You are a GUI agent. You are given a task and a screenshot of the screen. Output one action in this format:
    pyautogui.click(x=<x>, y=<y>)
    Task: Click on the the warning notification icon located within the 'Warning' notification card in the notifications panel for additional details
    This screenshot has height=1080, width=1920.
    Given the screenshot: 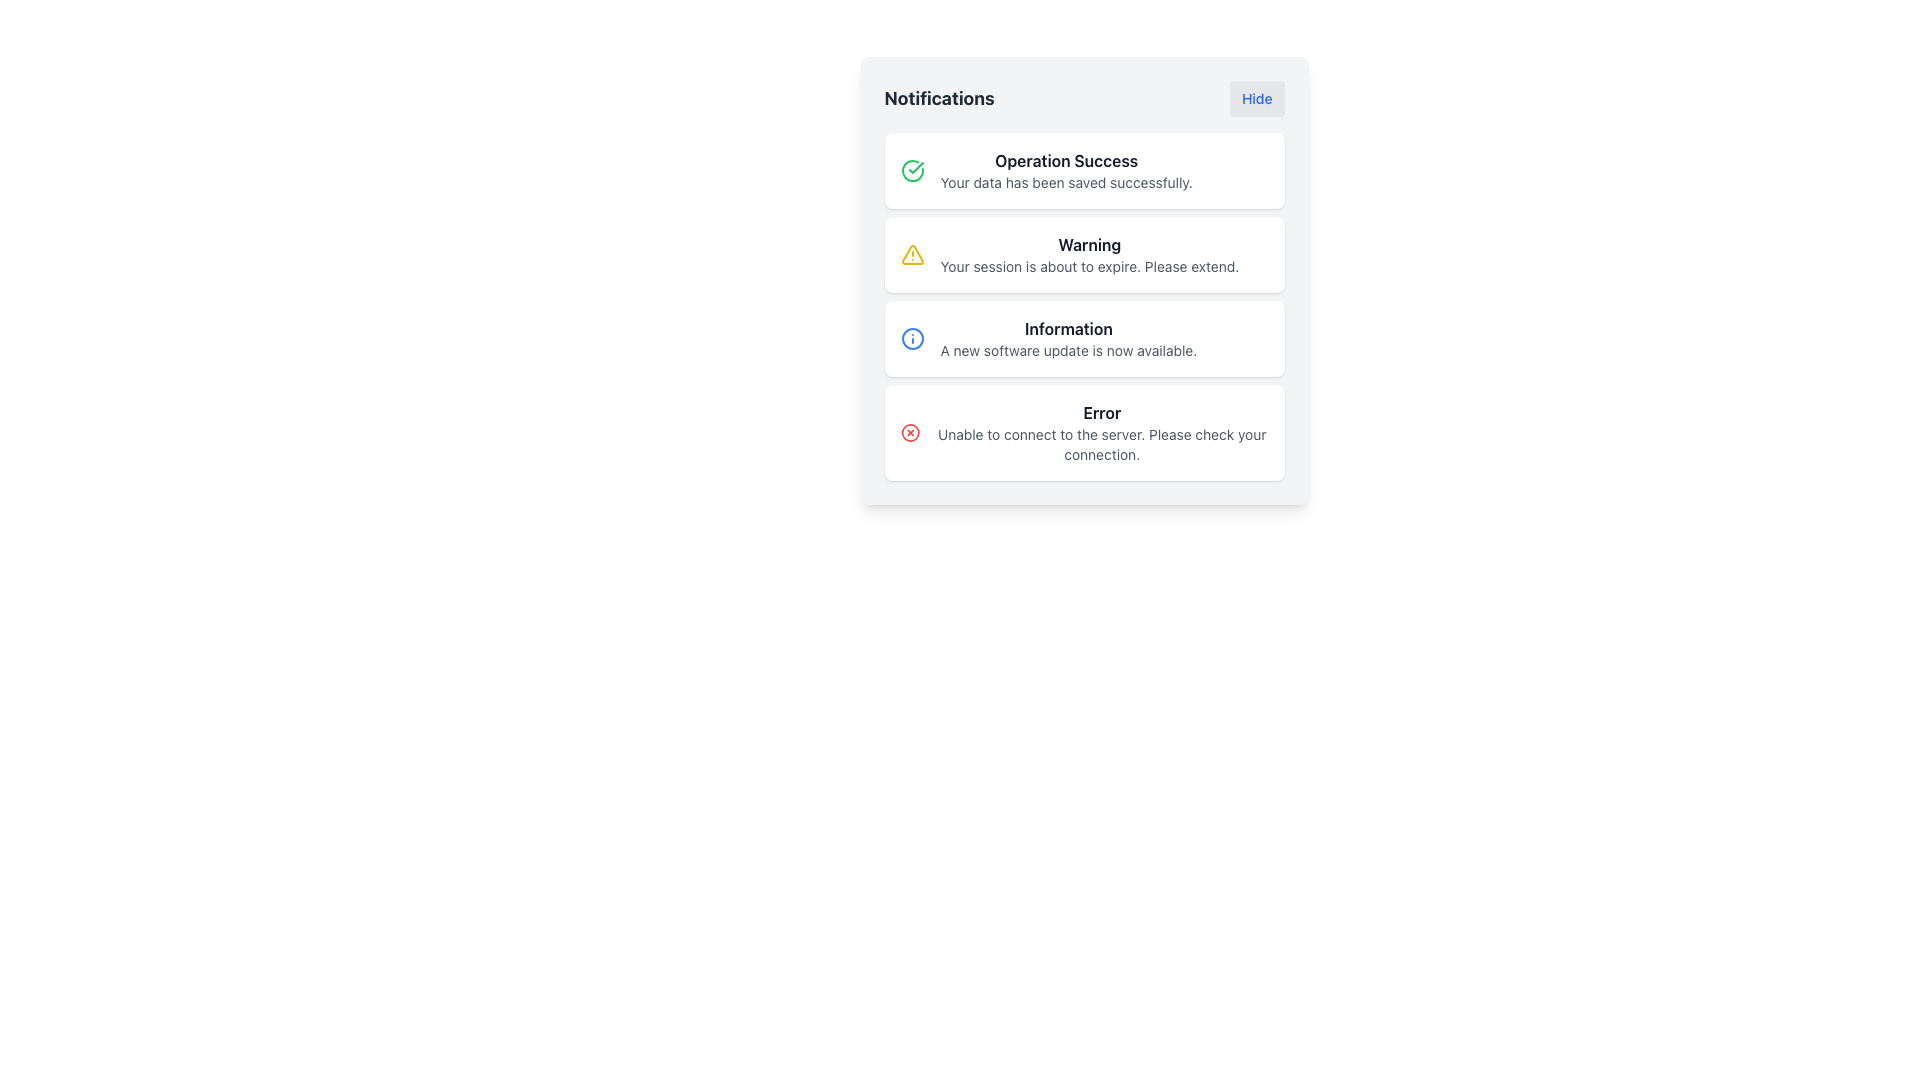 What is the action you would take?
    pyautogui.click(x=911, y=253)
    